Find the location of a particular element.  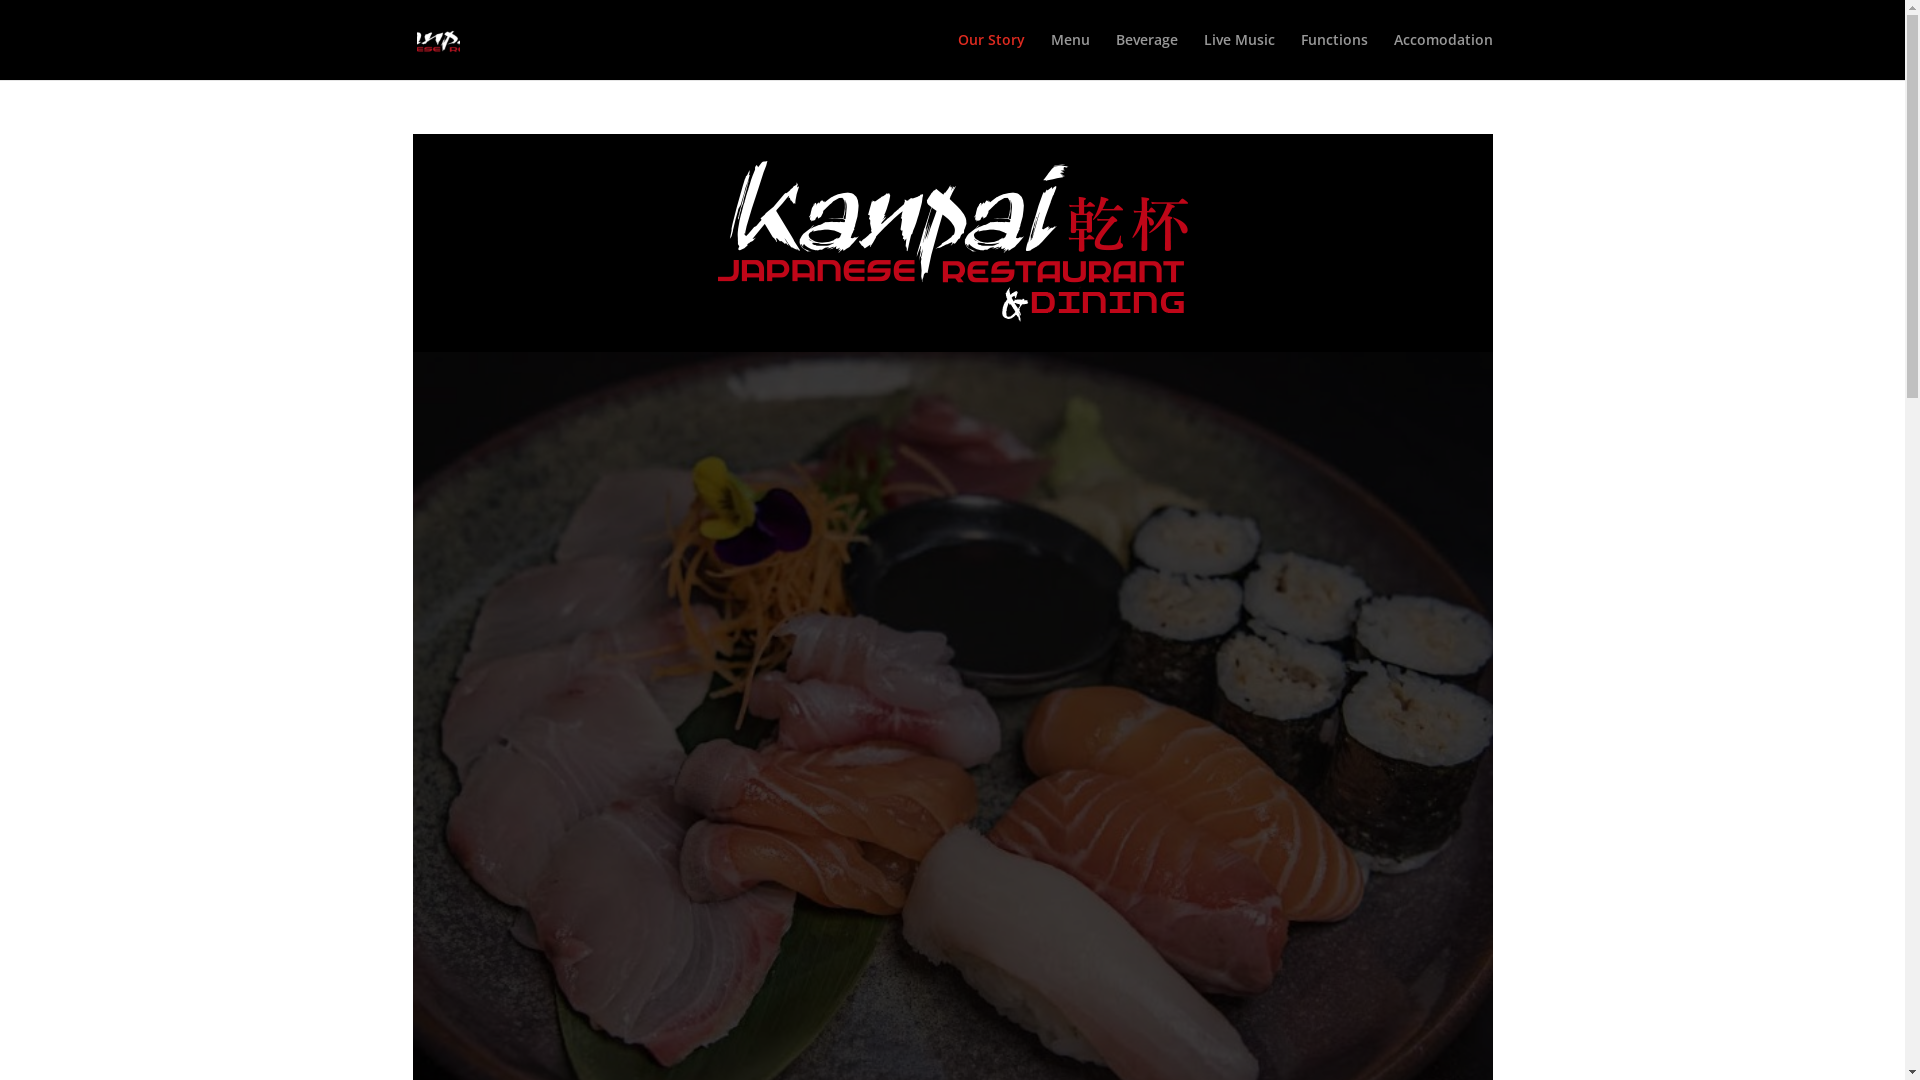

'Menu' is located at coordinates (1068, 55).